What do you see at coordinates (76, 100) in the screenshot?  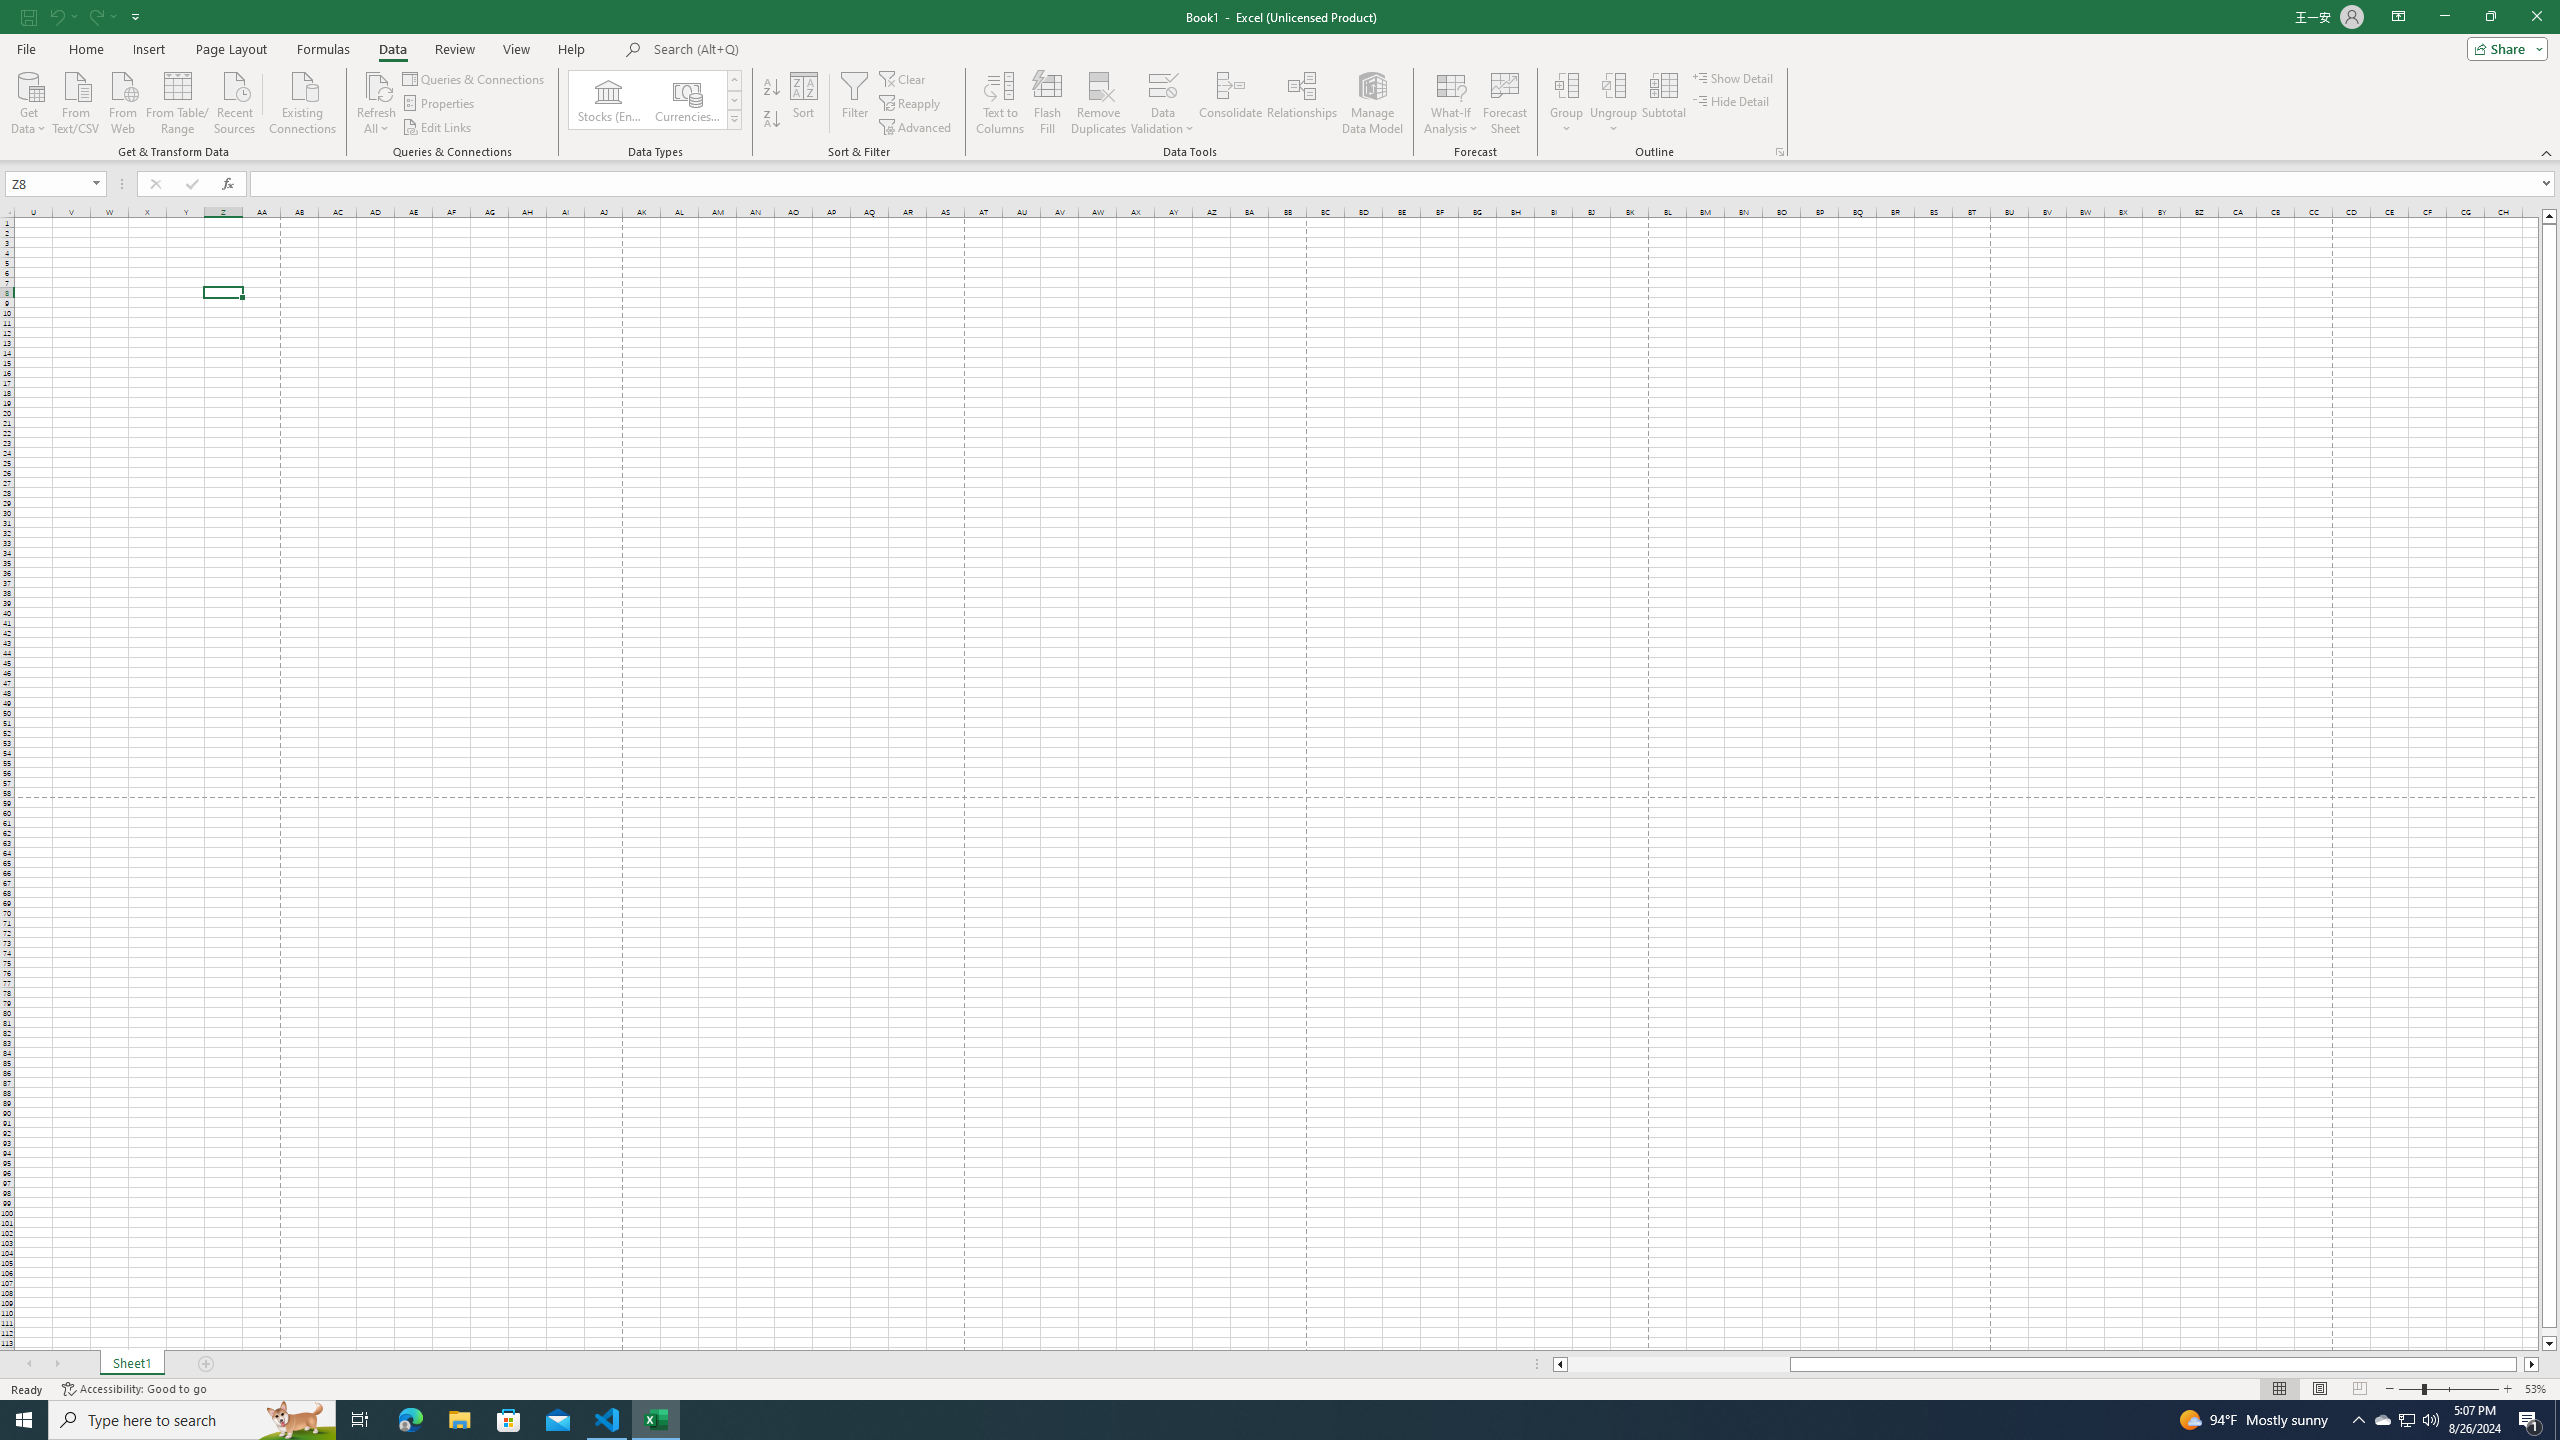 I see `'From Text/CSV'` at bounding box center [76, 100].